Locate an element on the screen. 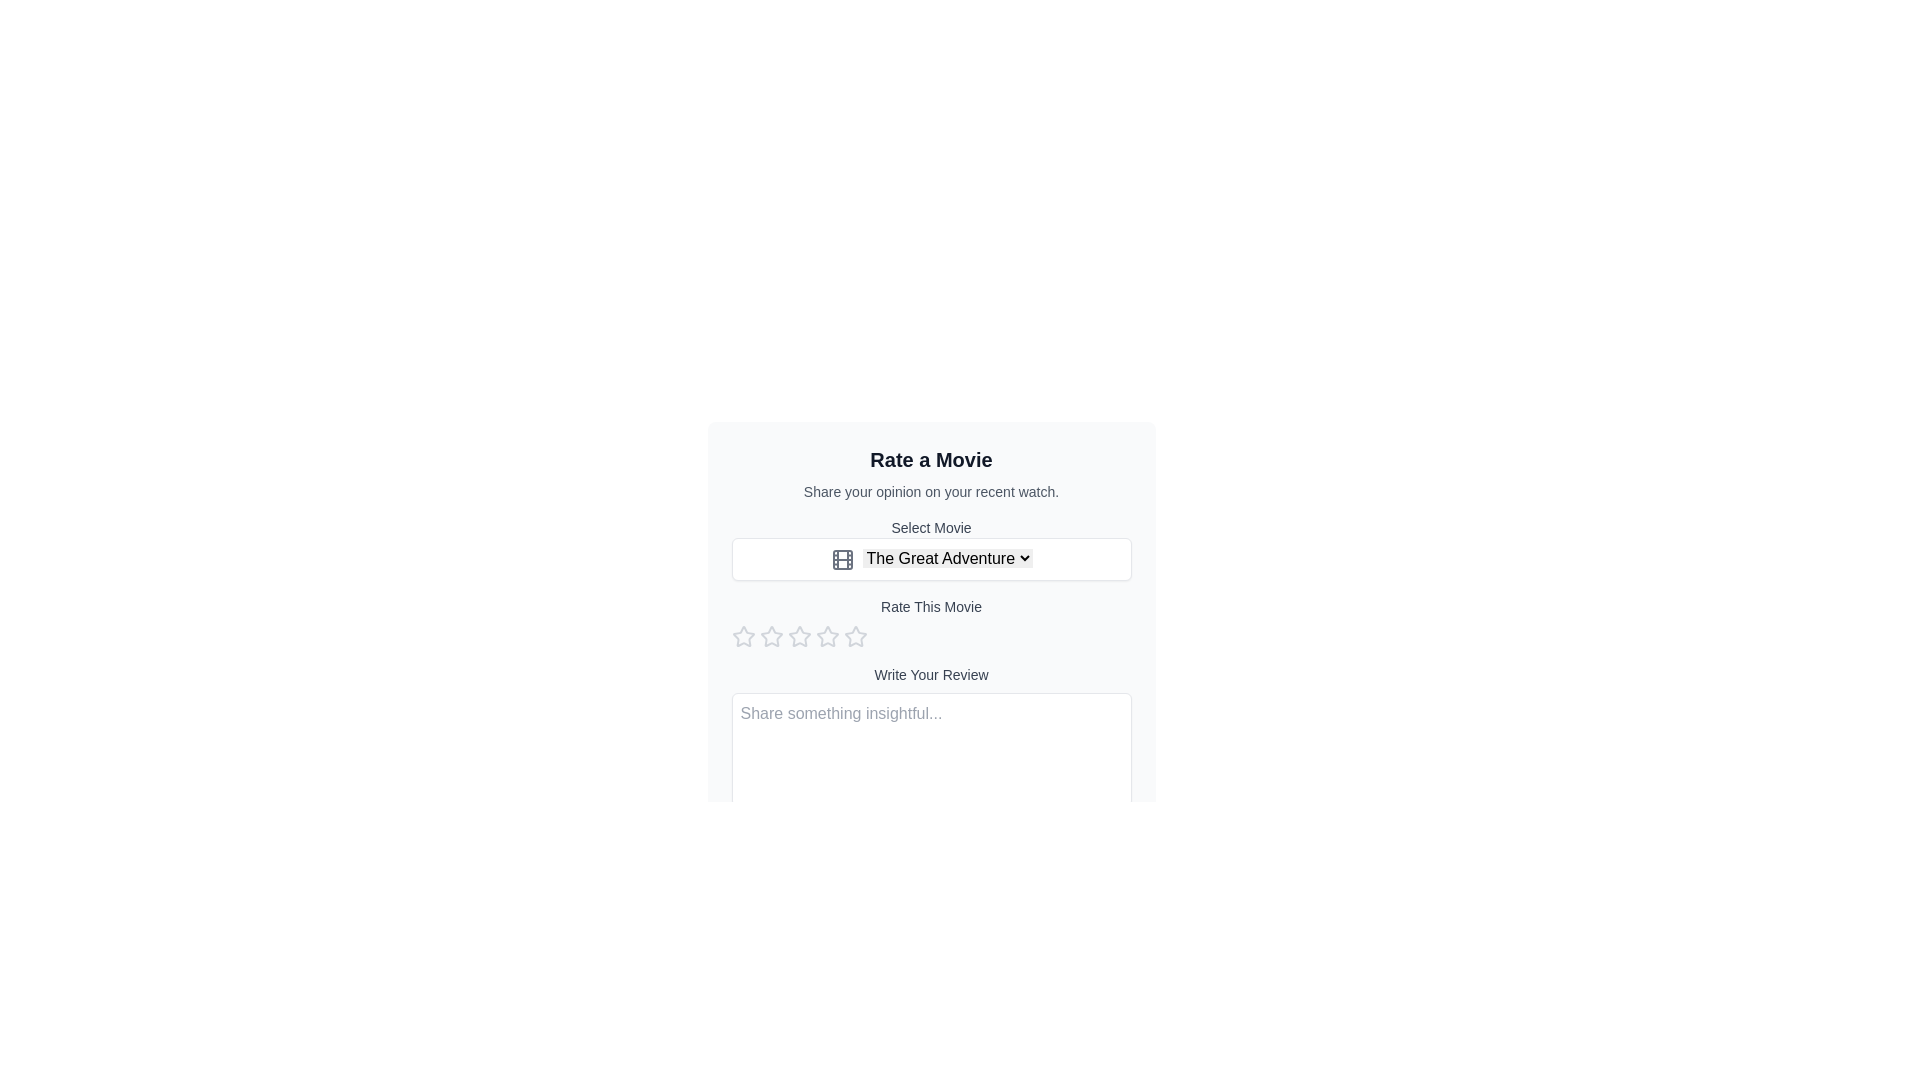 The height and width of the screenshot is (1080, 1920). the second star rating button is located at coordinates (798, 636).